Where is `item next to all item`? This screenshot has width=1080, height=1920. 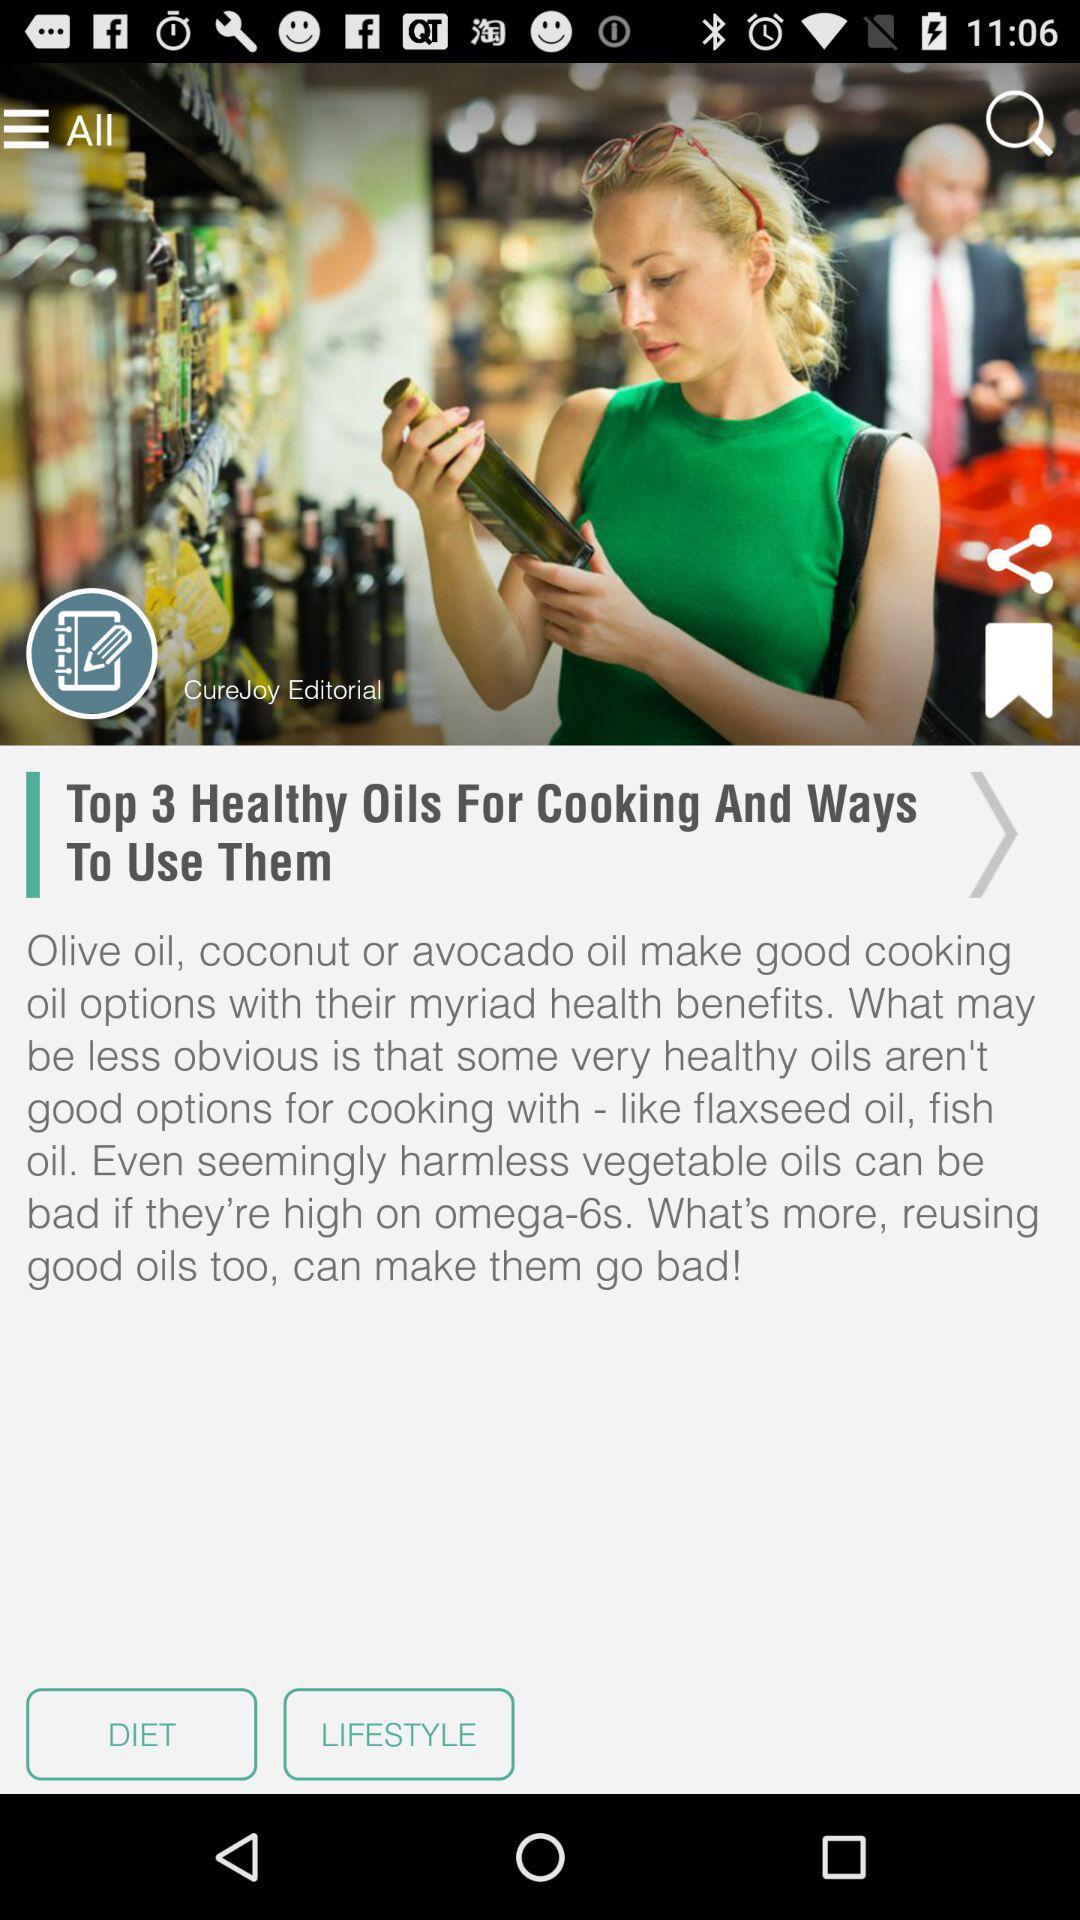 item next to all item is located at coordinates (26, 128).